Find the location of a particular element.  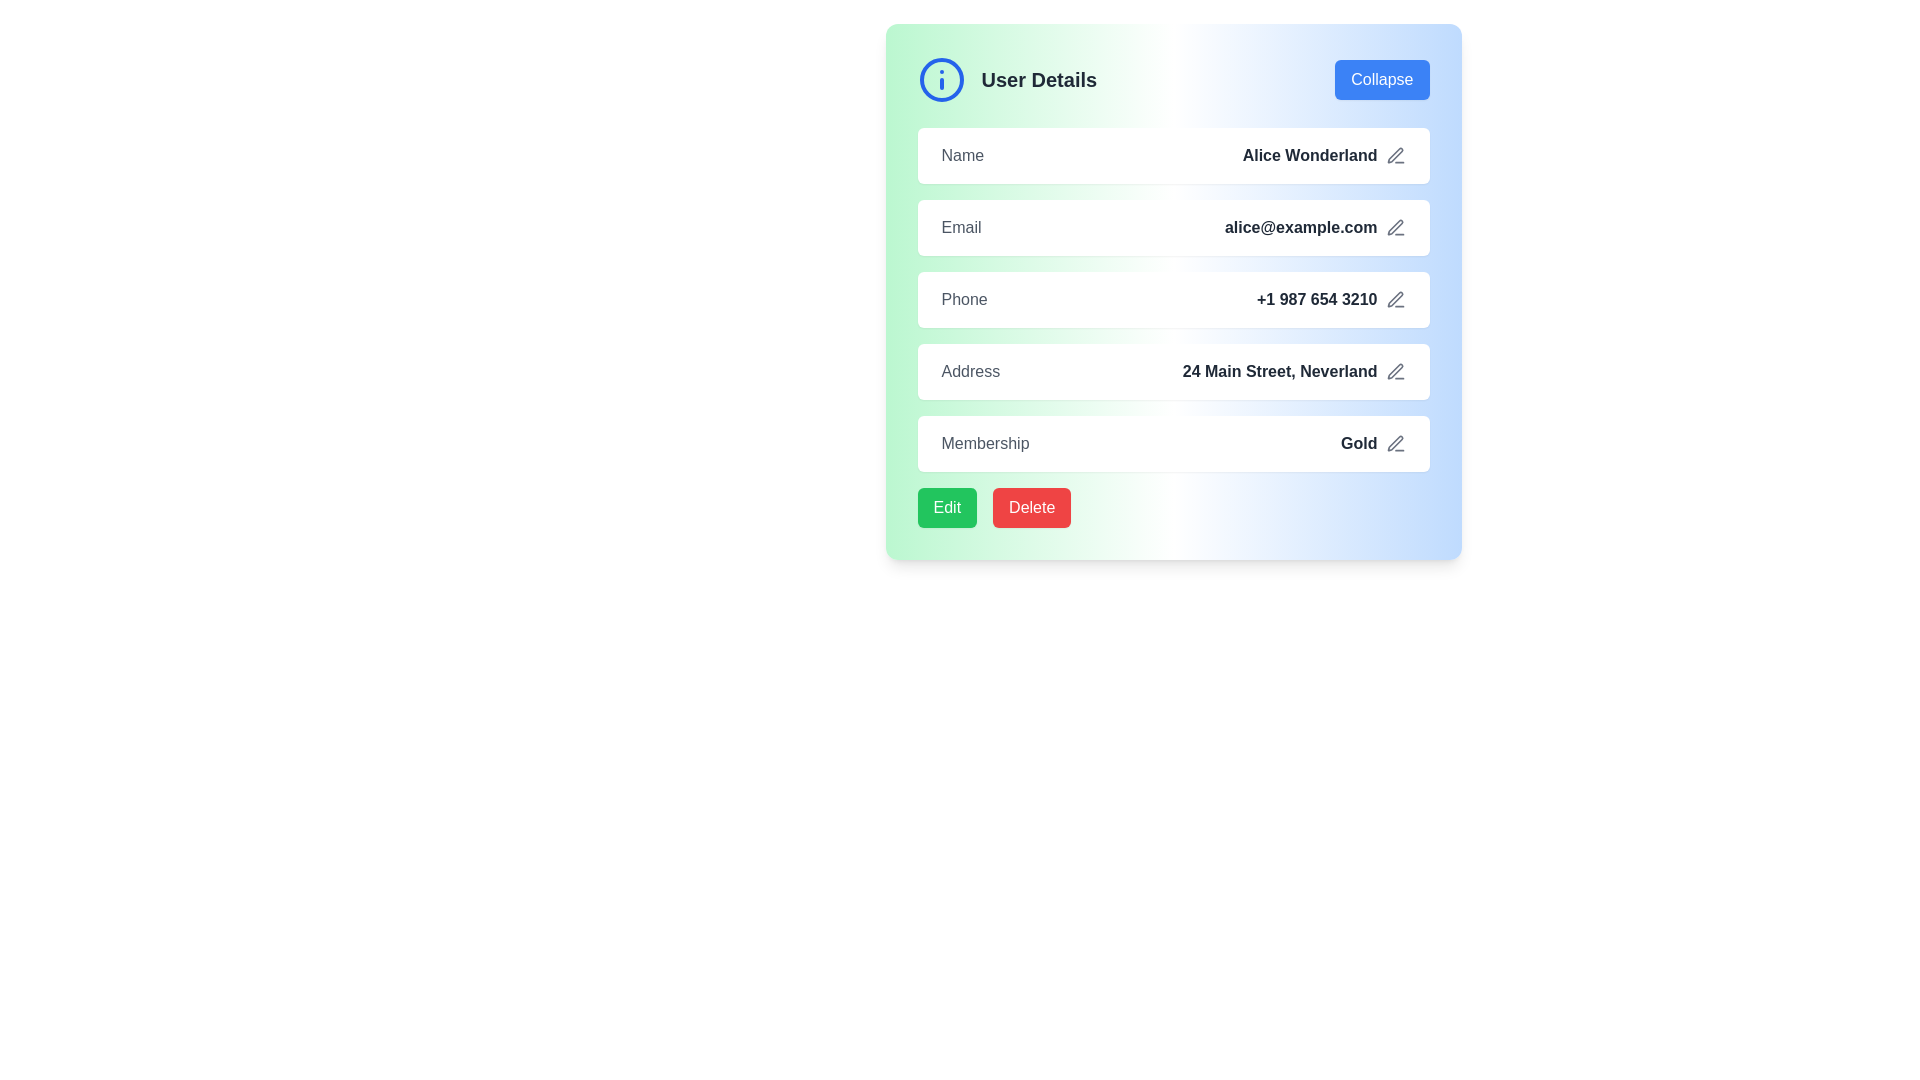

the Text Display that shows the address '24 Main Street, Neverland' in bold, dark gray font, located in the 'Address' section of the user details form is located at coordinates (1294, 371).